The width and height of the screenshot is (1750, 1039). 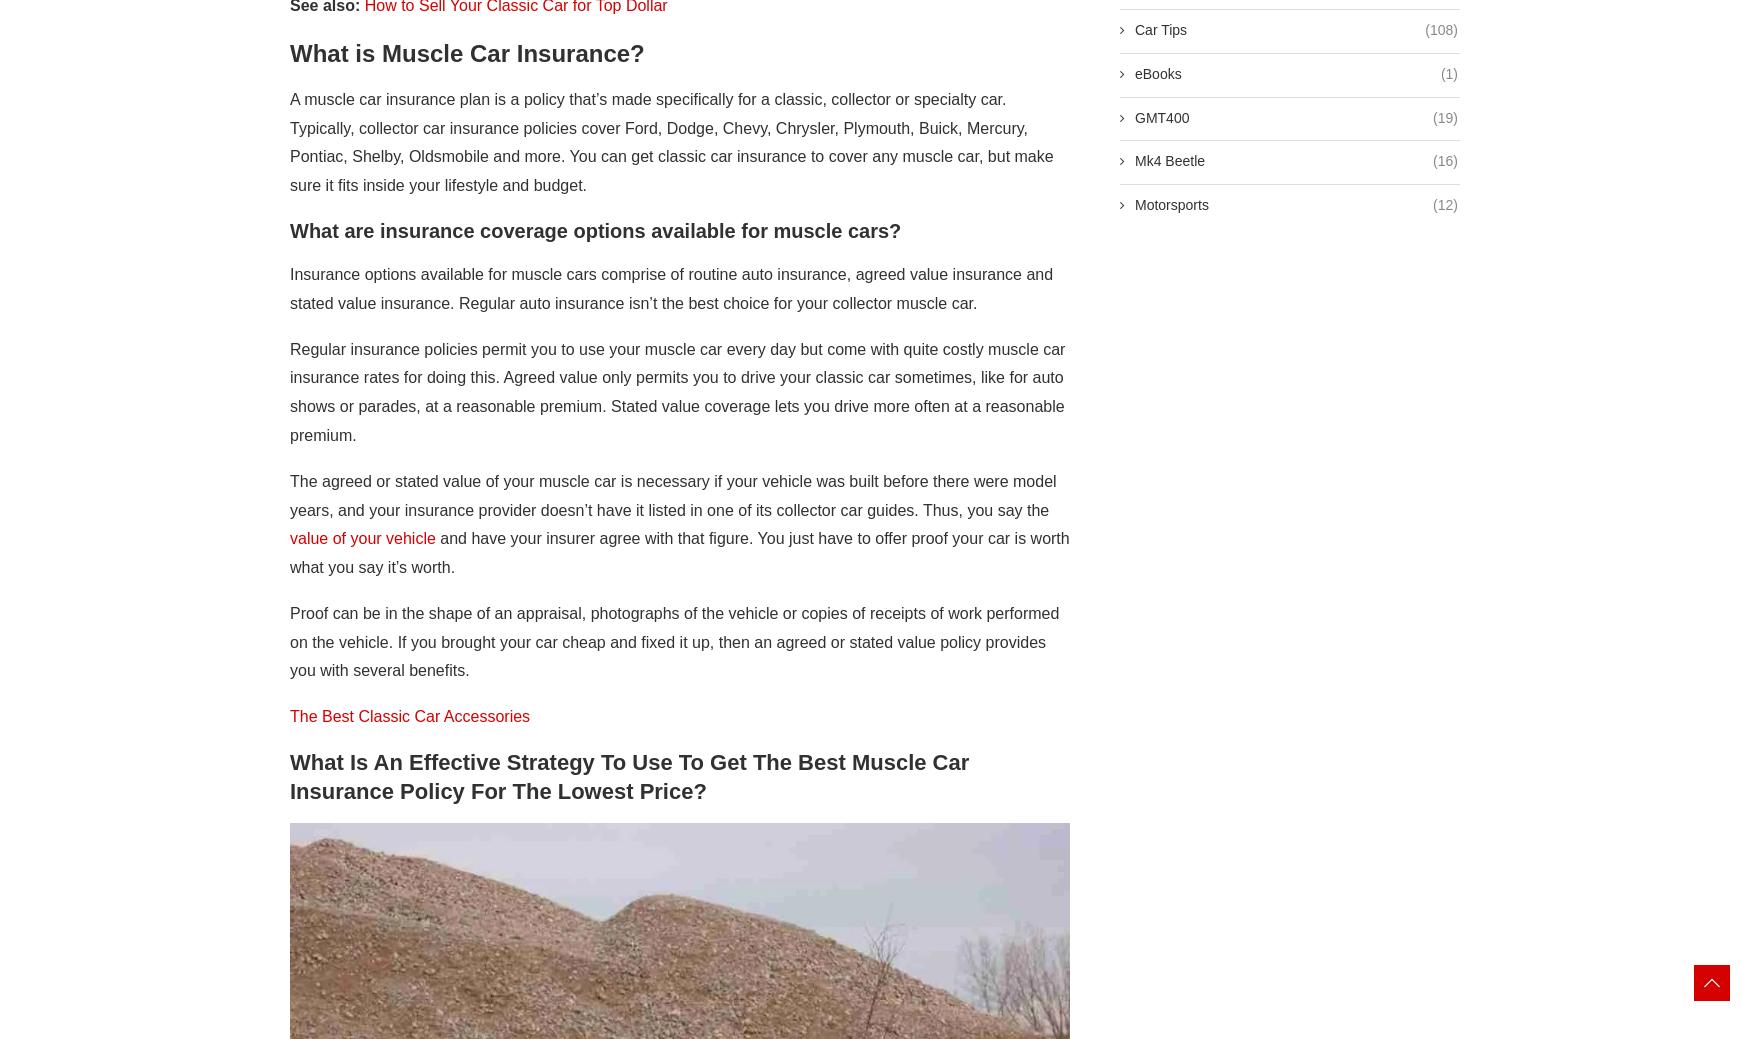 What do you see at coordinates (1169, 160) in the screenshot?
I see `'Mk4 Beetle'` at bounding box center [1169, 160].